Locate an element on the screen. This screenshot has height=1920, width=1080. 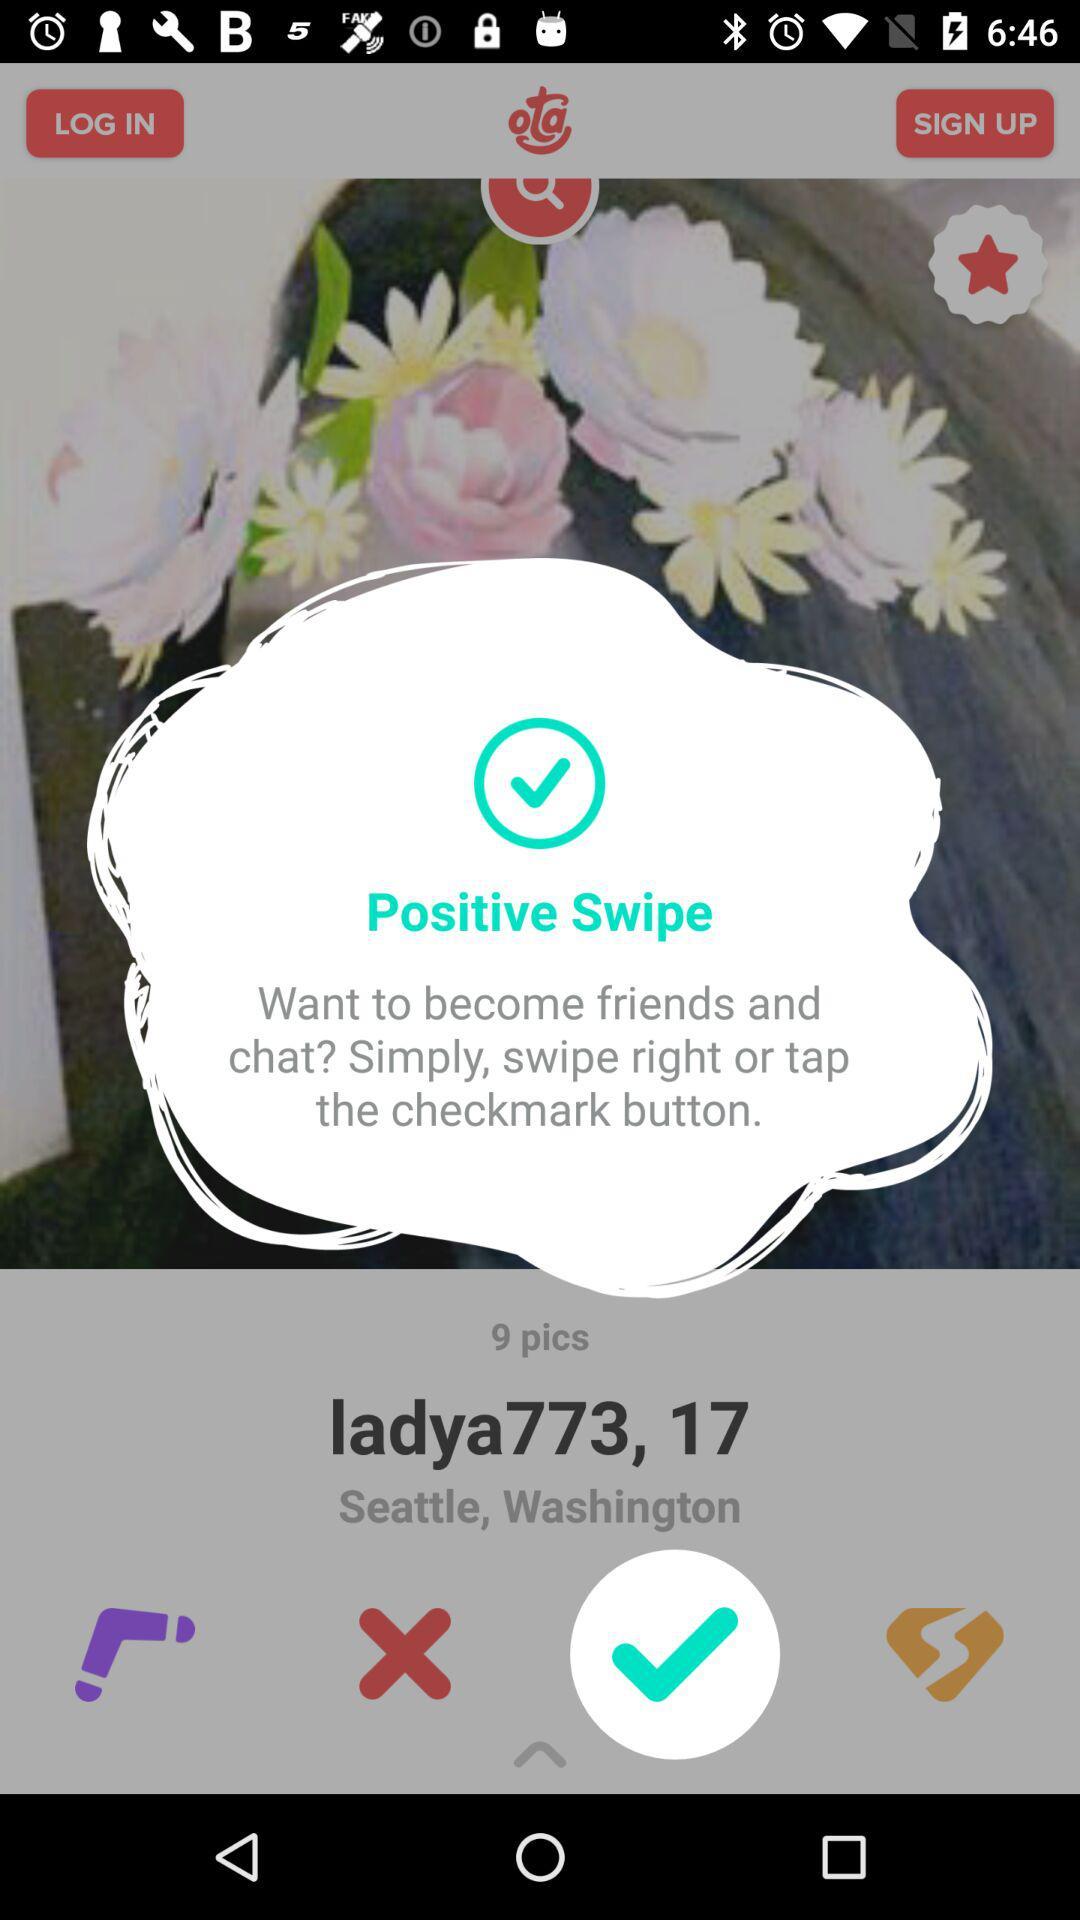
the close icon is located at coordinates (405, 1653).